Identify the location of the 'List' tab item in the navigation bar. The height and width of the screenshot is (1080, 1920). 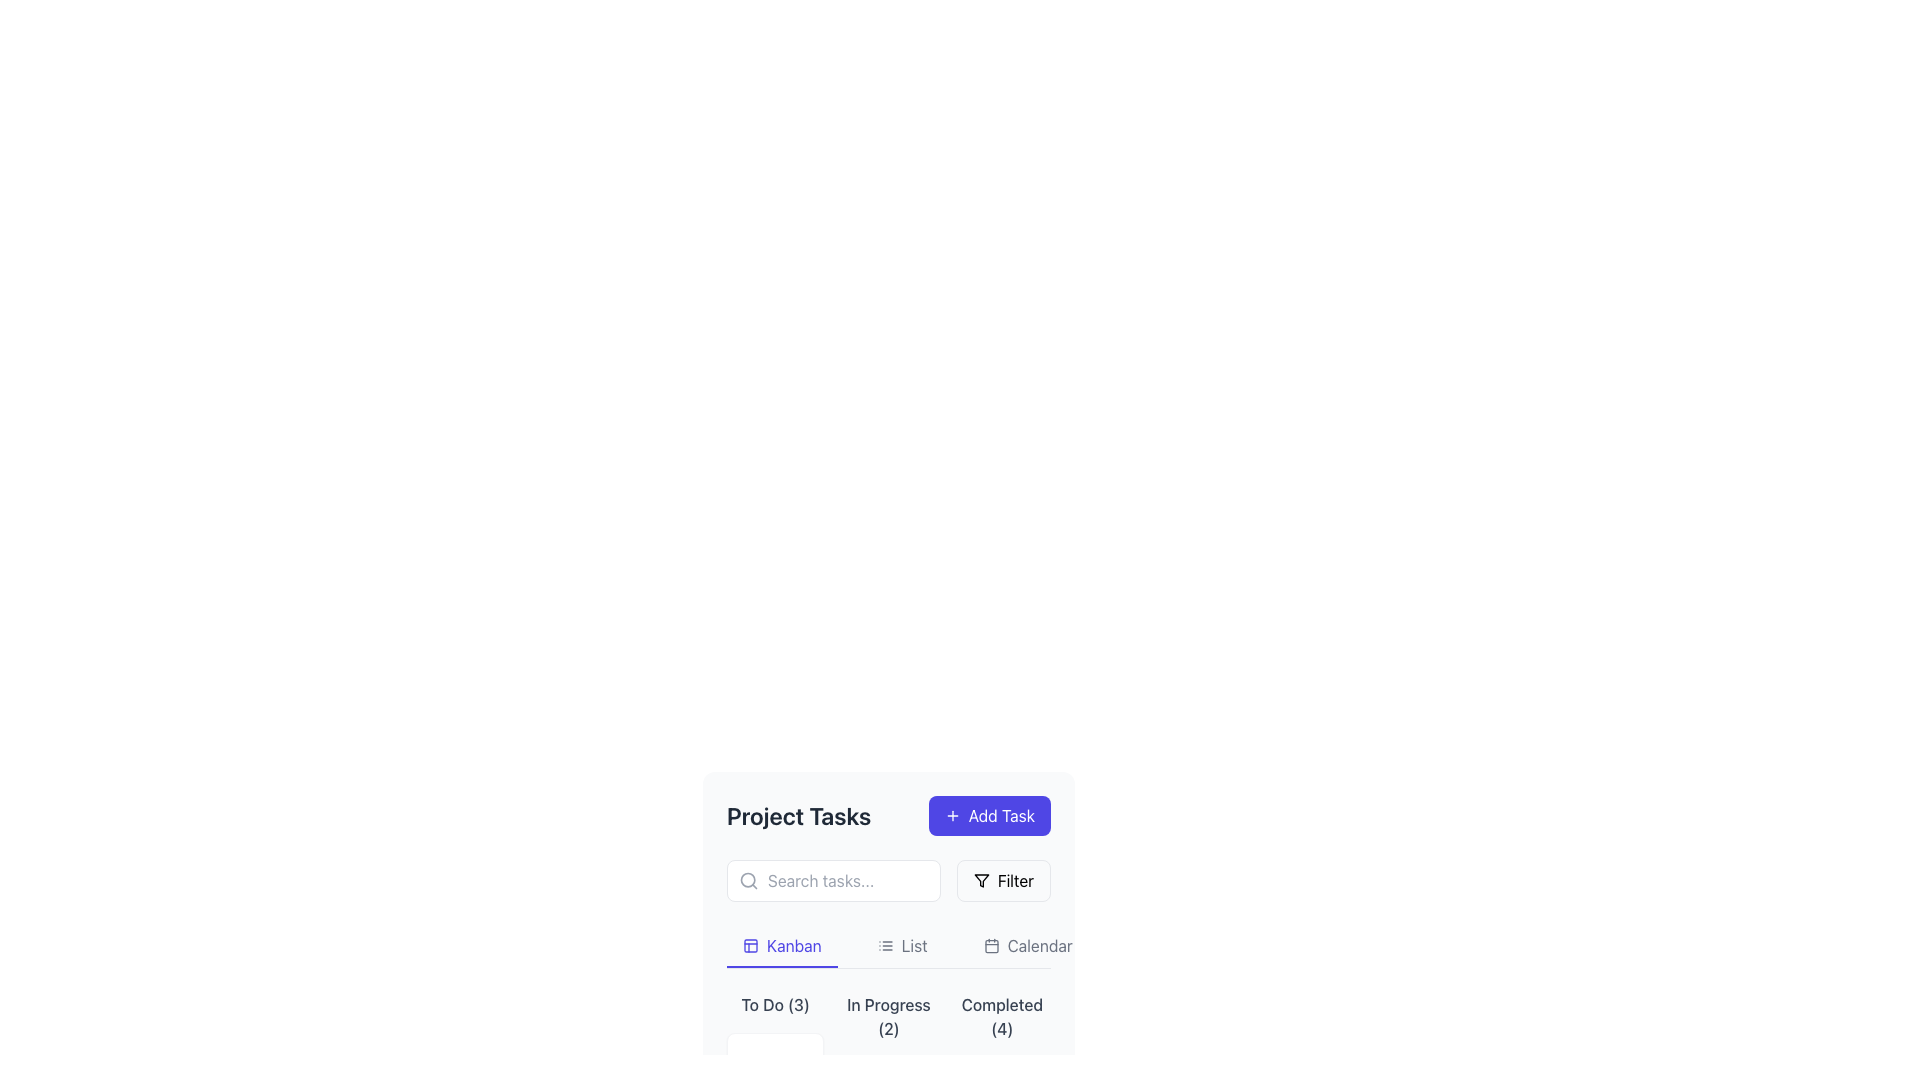
(887, 946).